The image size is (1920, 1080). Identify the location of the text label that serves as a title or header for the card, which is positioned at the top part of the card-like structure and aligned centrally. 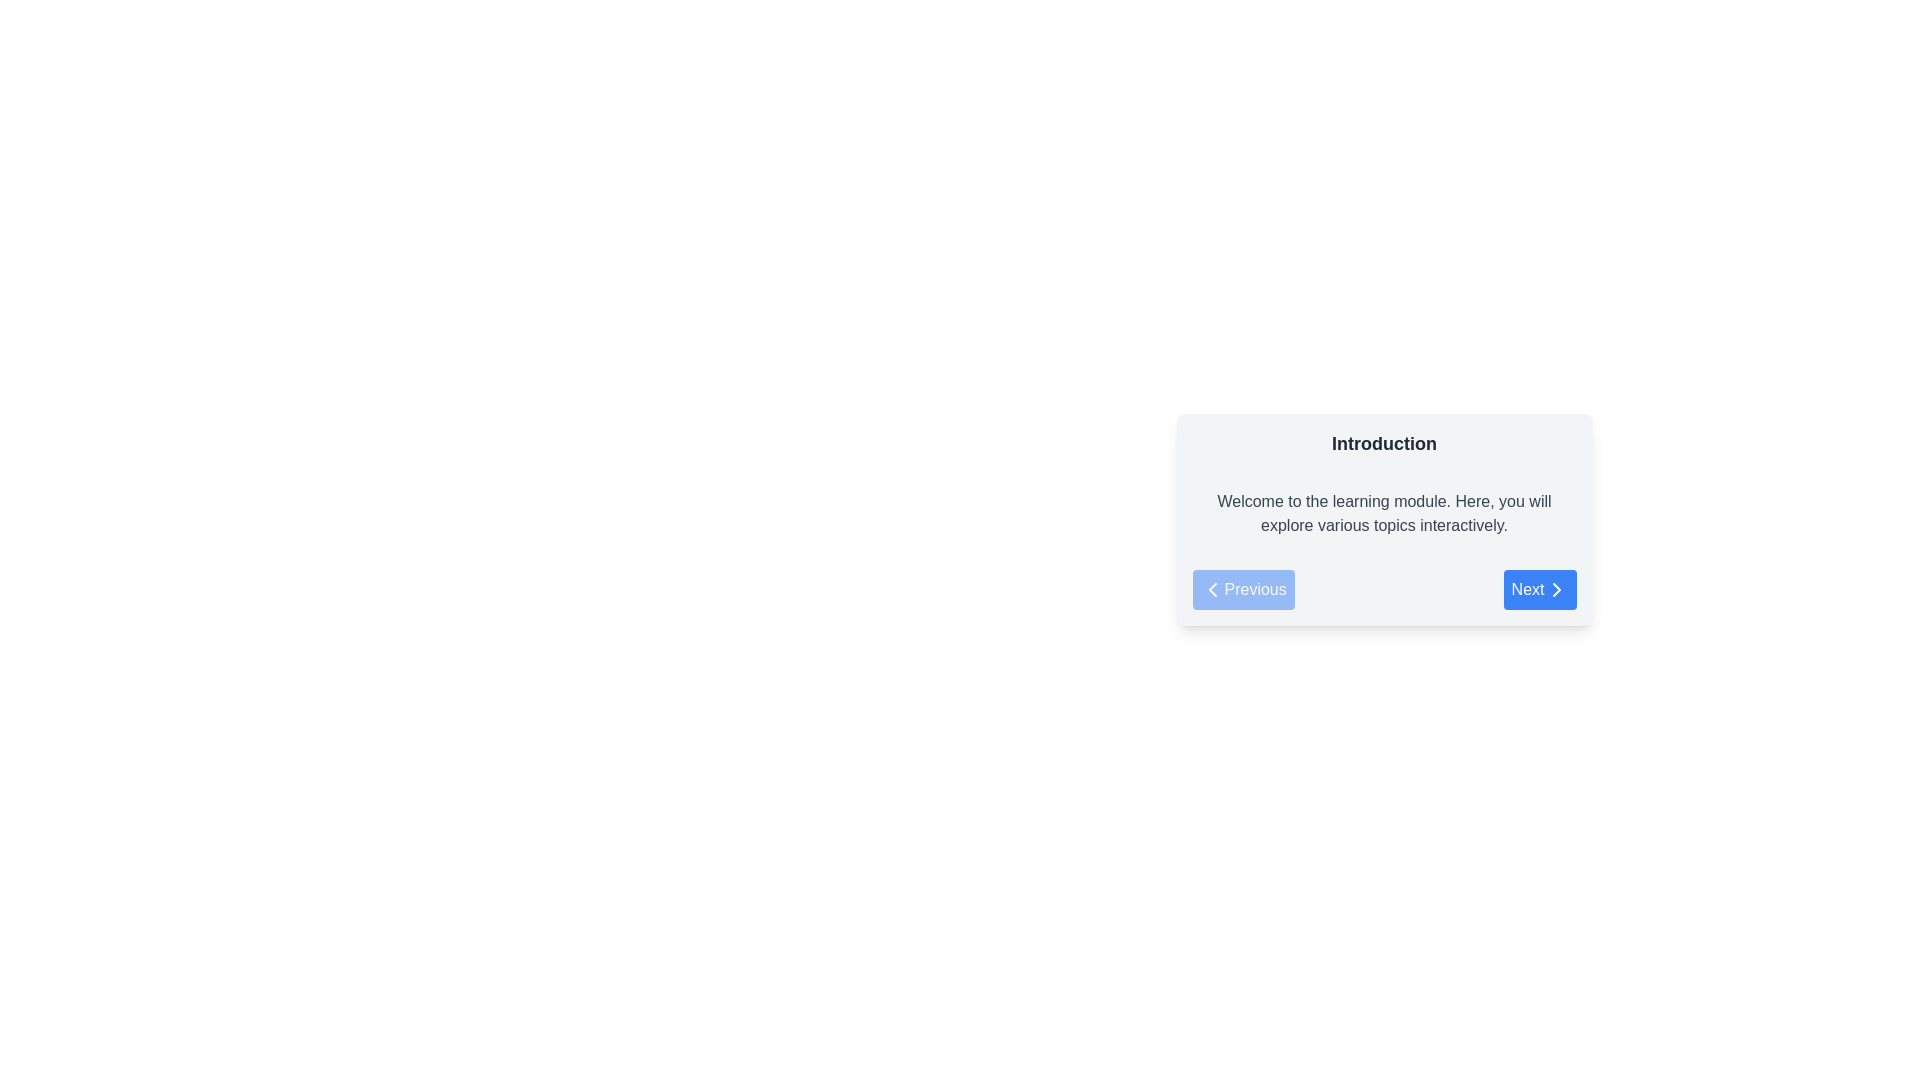
(1383, 442).